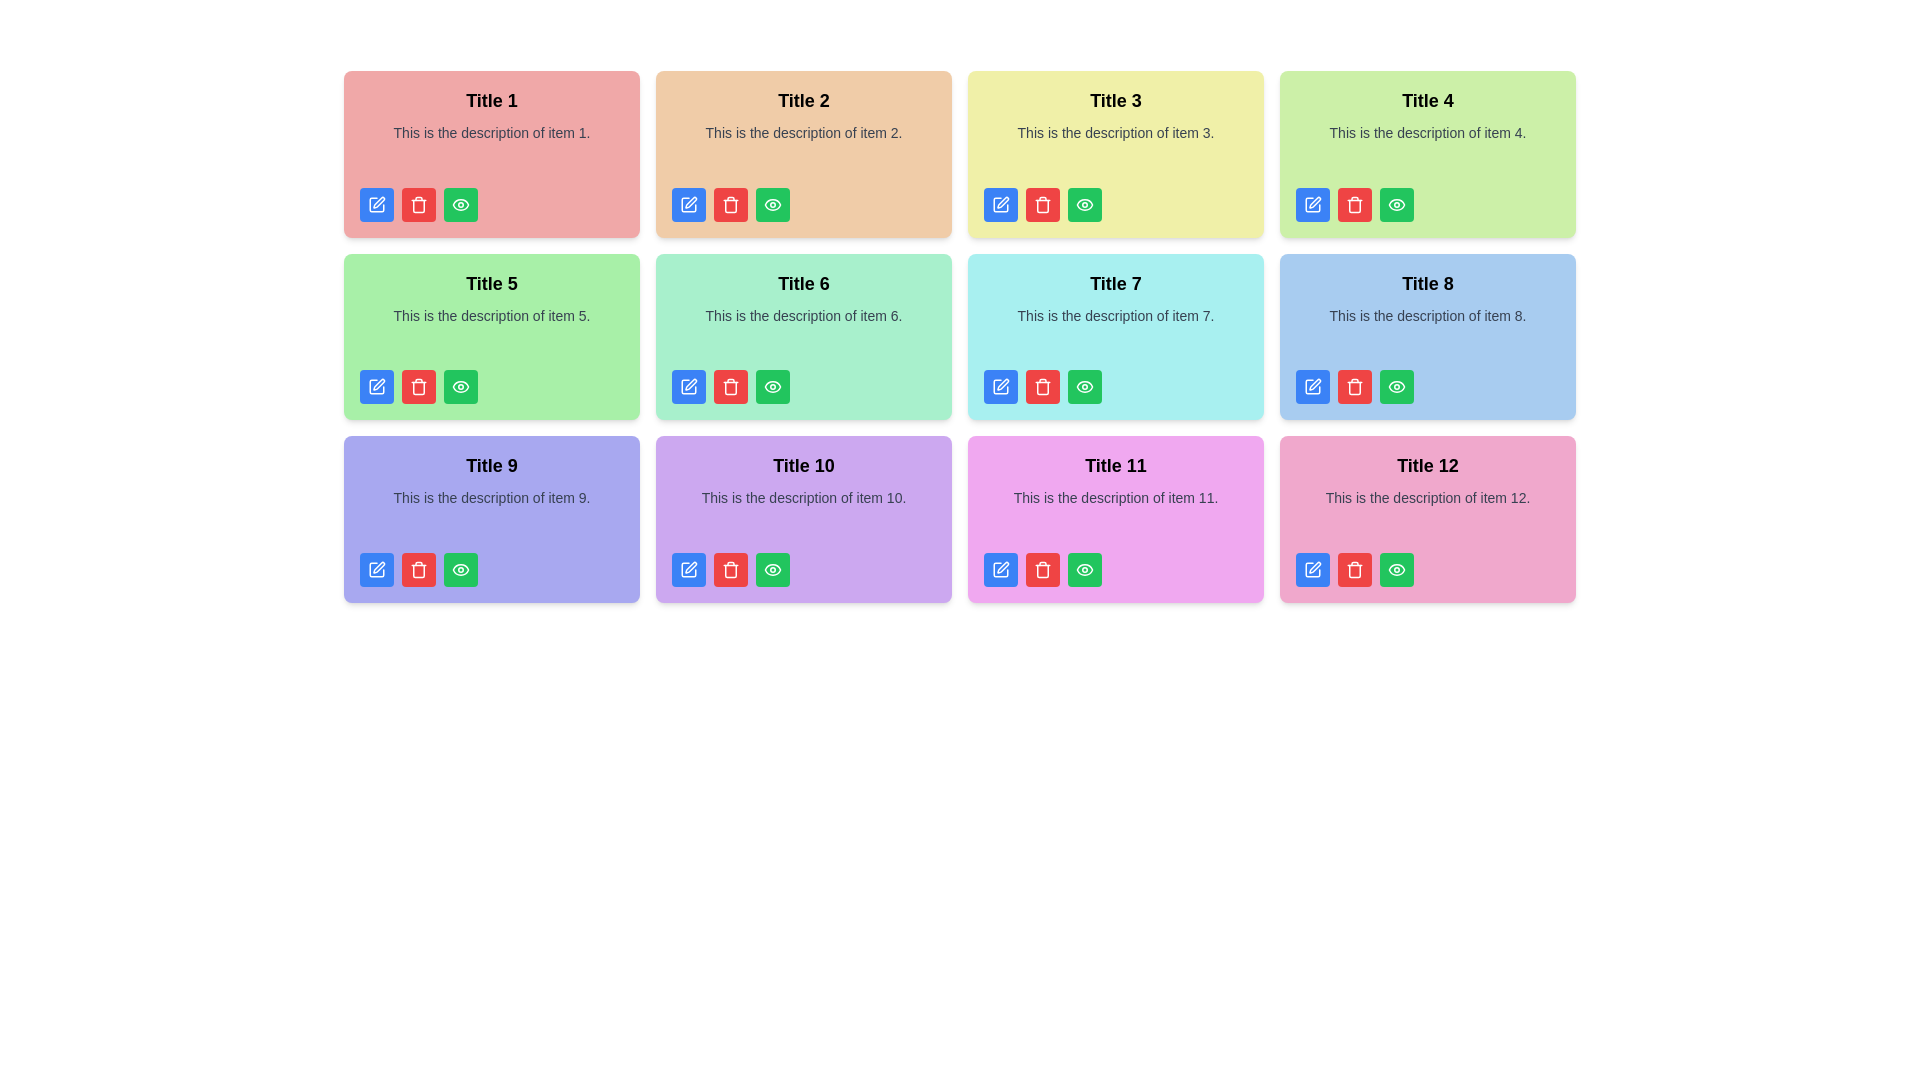 This screenshot has height=1080, width=1920. Describe the element at coordinates (1427, 334) in the screenshot. I see `the red delete button located at the bottom of the individual item card in the second row, fourth column of the grid` at that location.